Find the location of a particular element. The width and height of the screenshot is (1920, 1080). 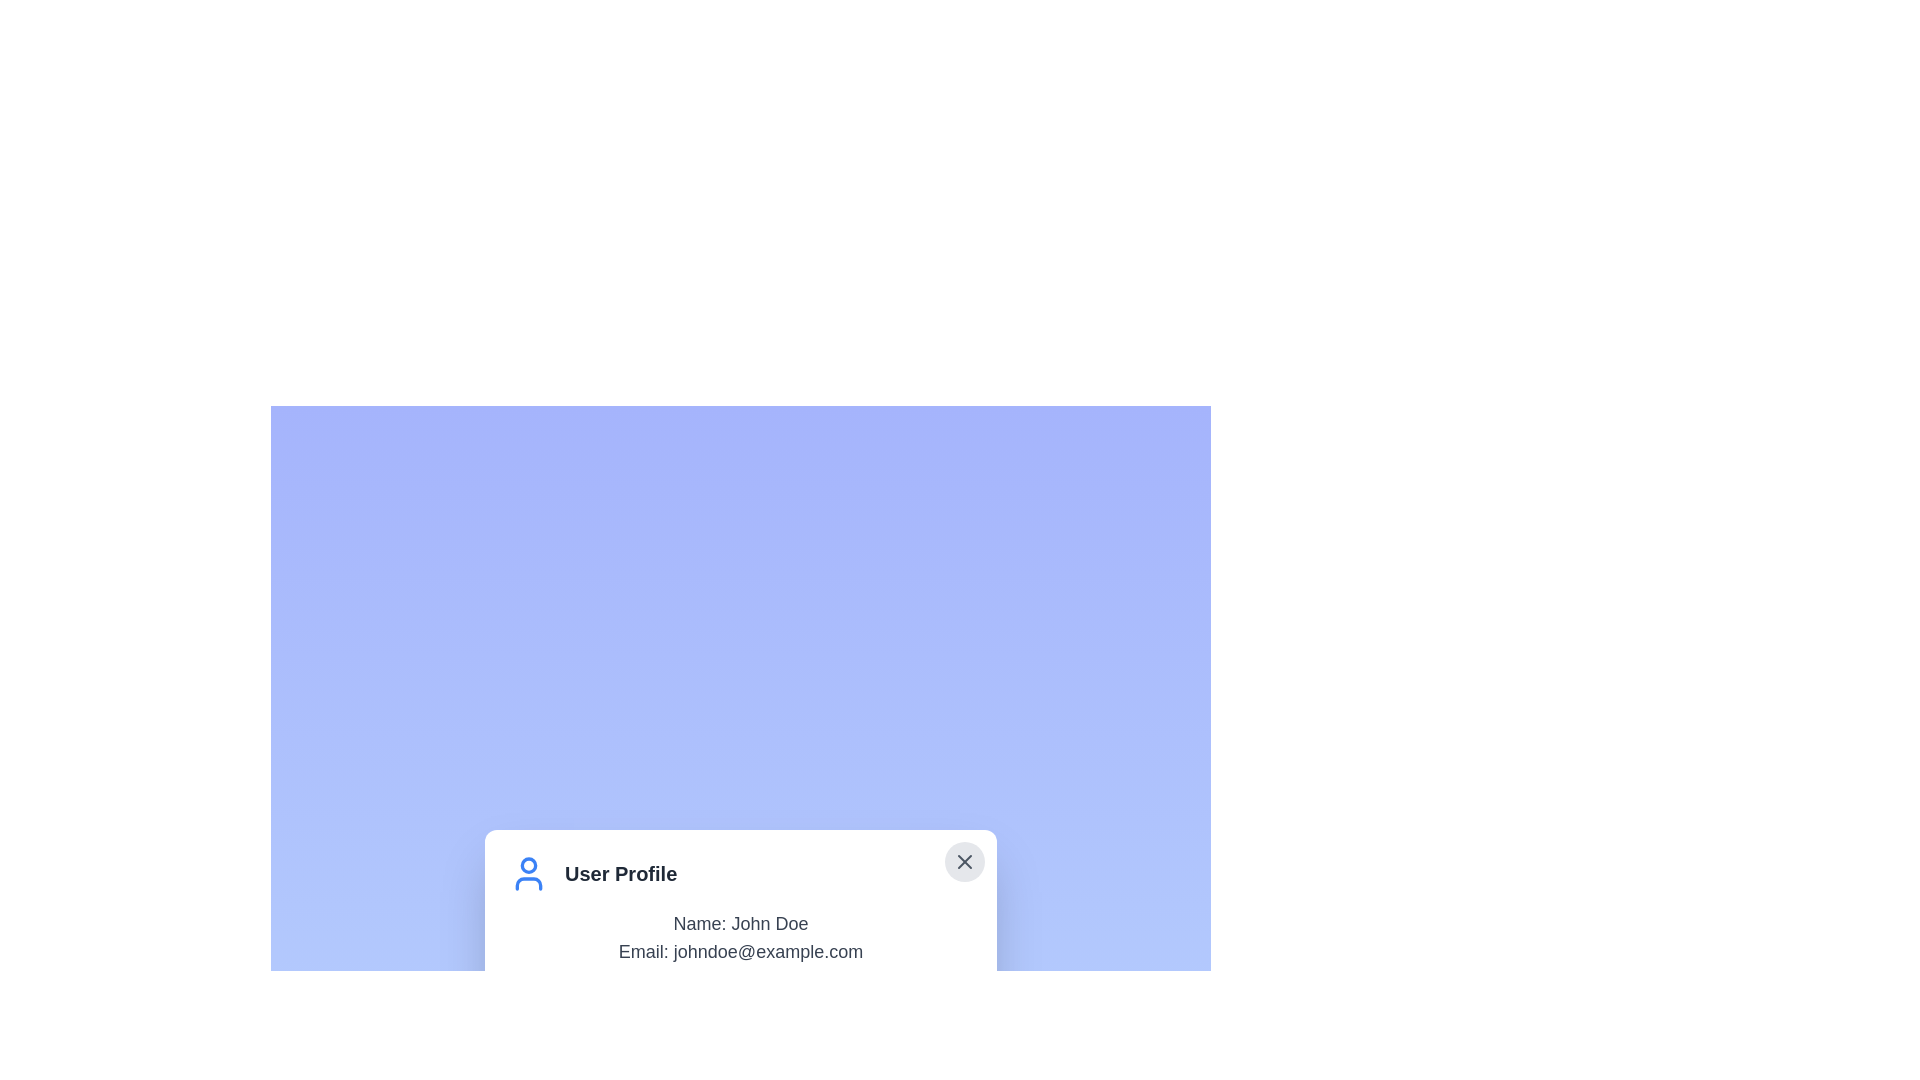

the text element displaying 'Email: johndoe@example.com' in the user profile section of the pop-up window is located at coordinates (739, 951).